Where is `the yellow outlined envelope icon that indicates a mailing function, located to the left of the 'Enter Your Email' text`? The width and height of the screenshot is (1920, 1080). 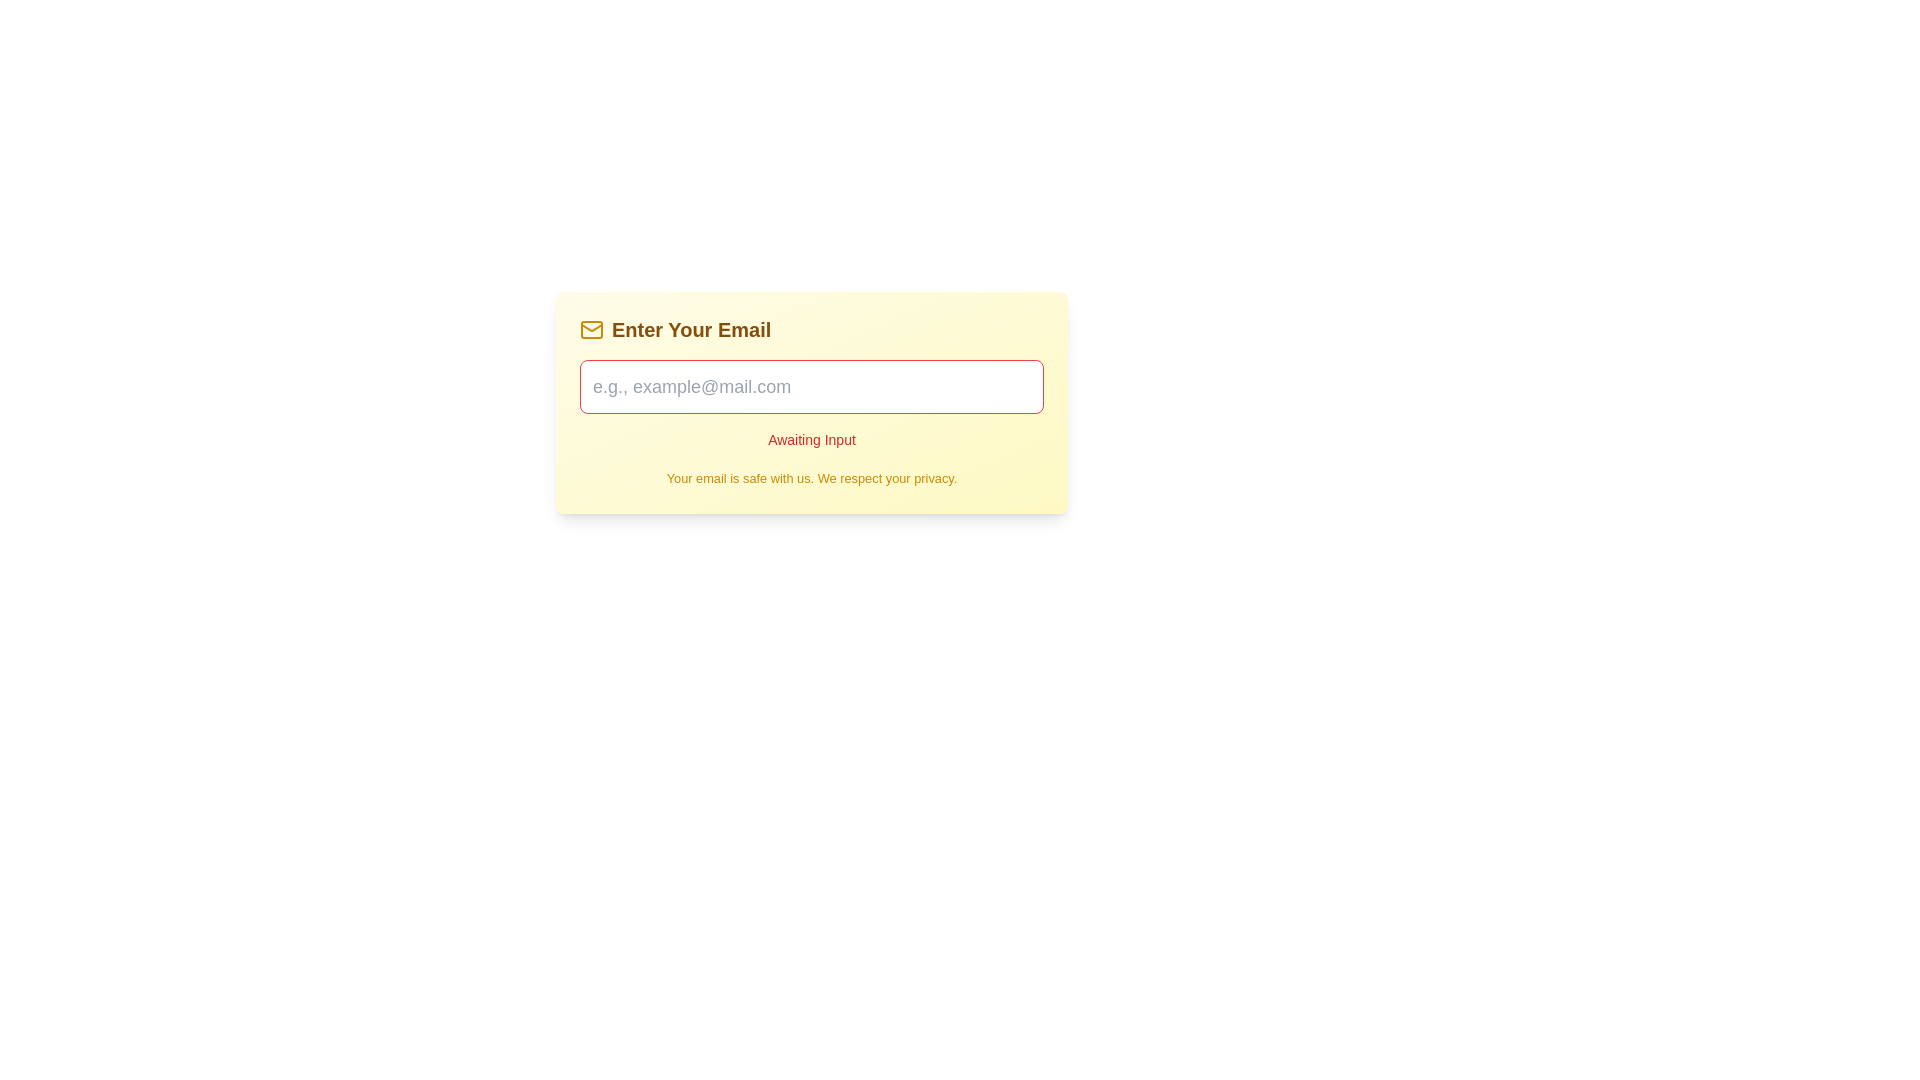 the yellow outlined envelope icon that indicates a mailing function, located to the left of the 'Enter Your Email' text is located at coordinates (590, 329).